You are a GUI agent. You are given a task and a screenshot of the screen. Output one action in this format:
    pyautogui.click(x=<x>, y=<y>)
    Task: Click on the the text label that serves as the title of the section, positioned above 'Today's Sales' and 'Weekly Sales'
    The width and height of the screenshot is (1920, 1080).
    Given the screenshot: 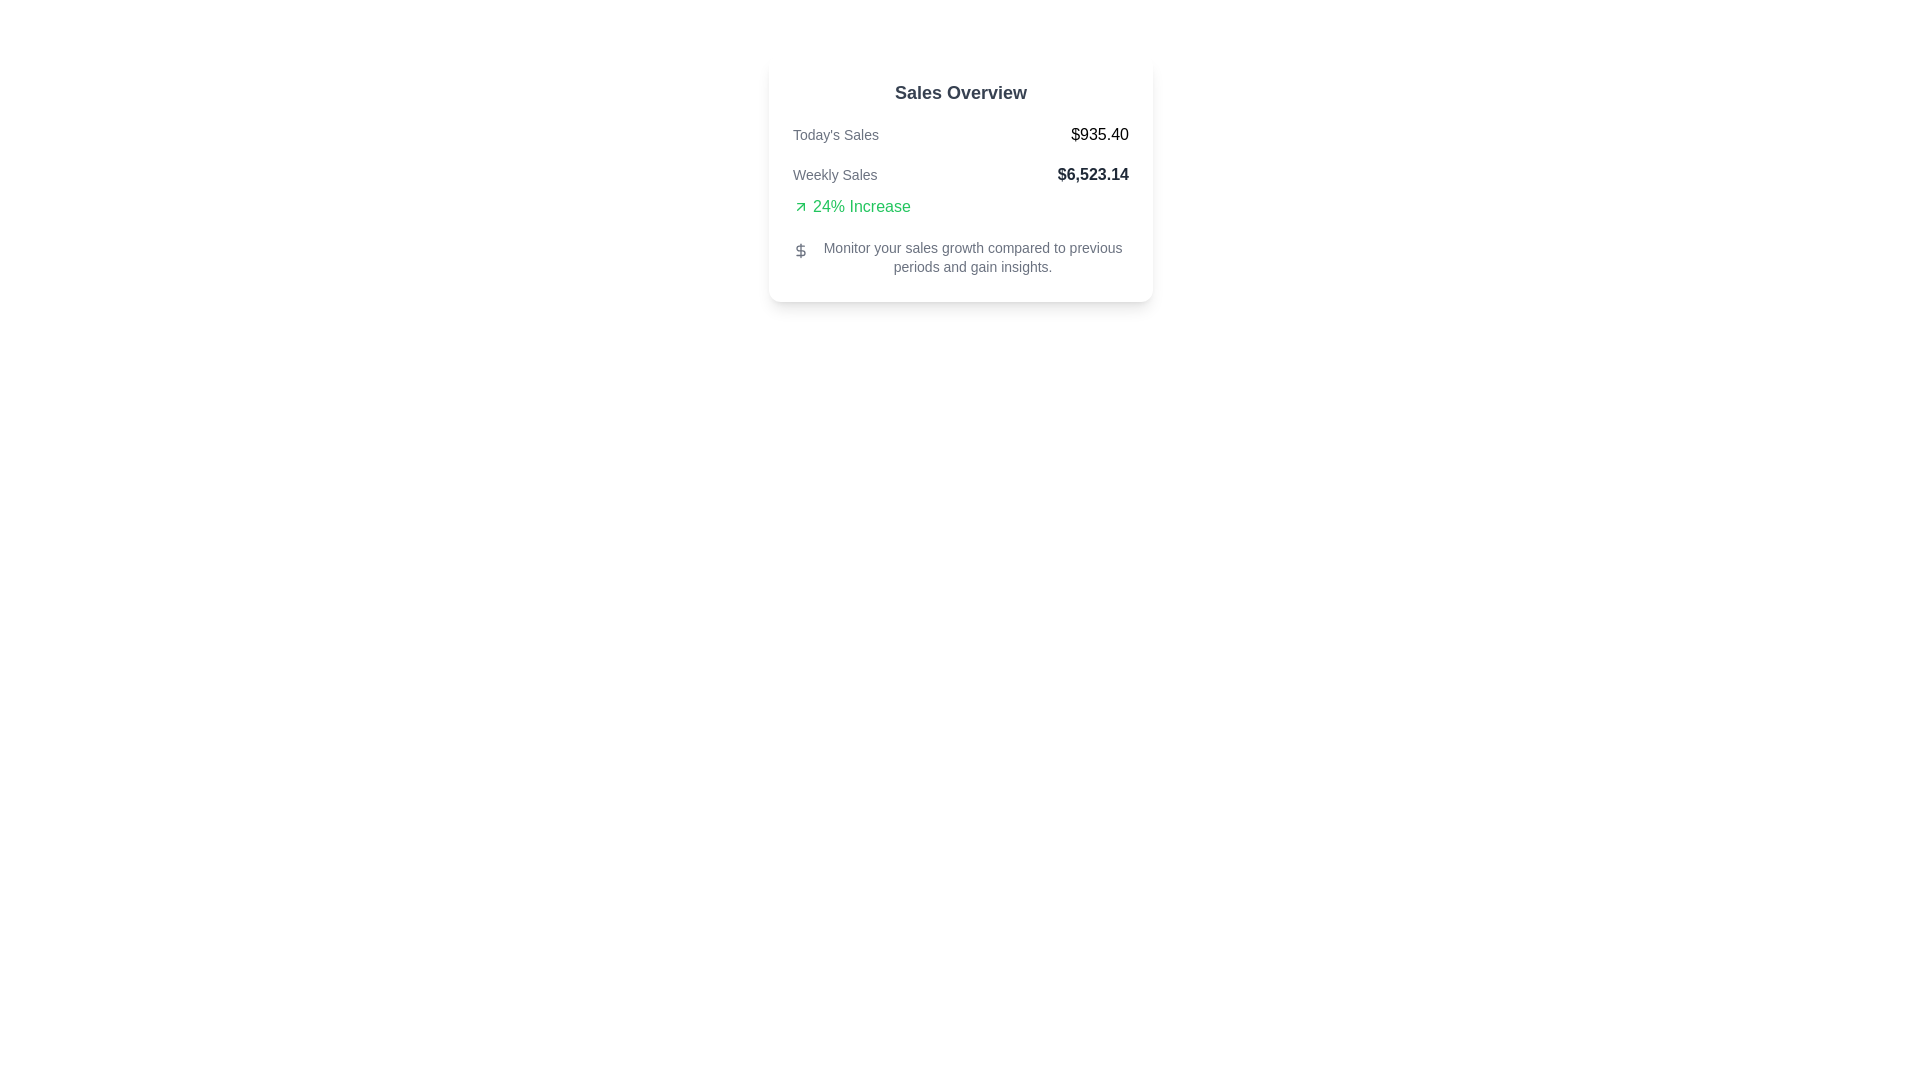 What is the action you would take?
    pyautogui.click(x=960, y=92)
    